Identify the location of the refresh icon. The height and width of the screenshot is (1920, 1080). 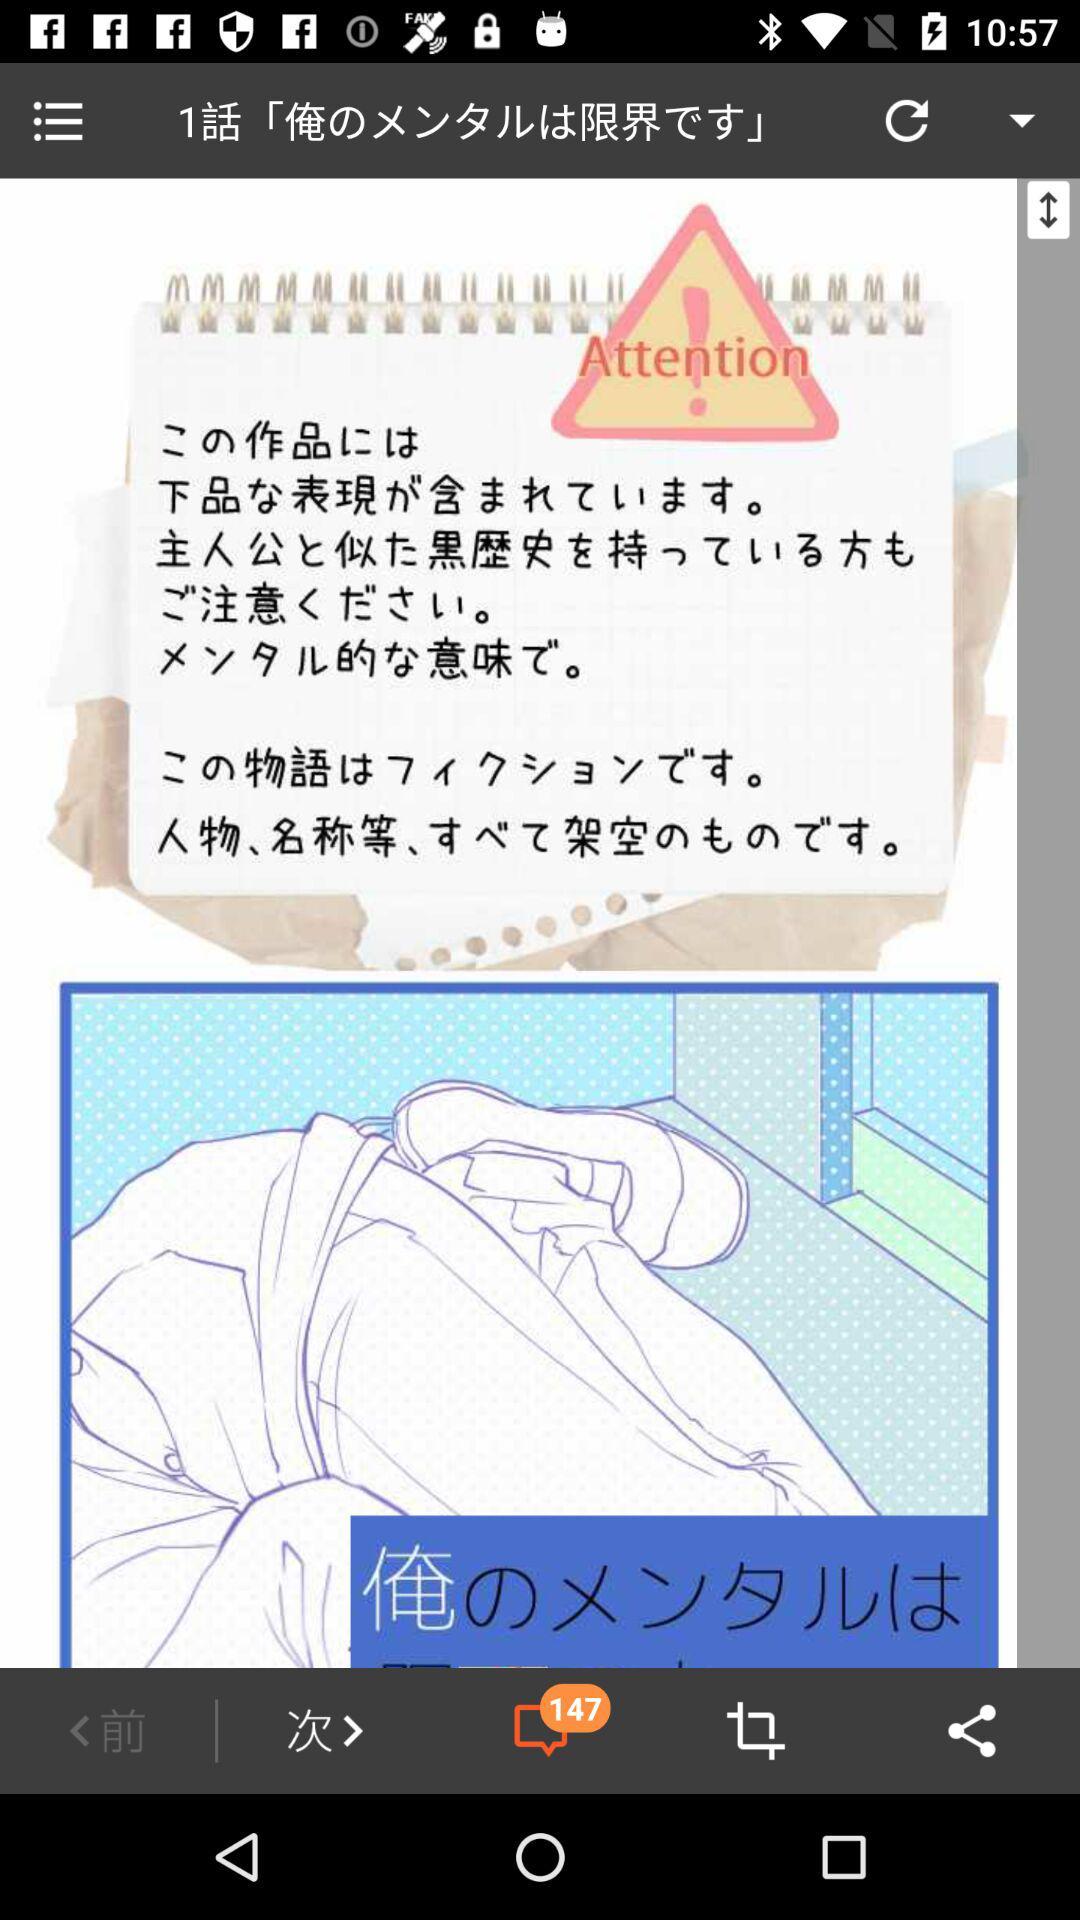
(906, 119).